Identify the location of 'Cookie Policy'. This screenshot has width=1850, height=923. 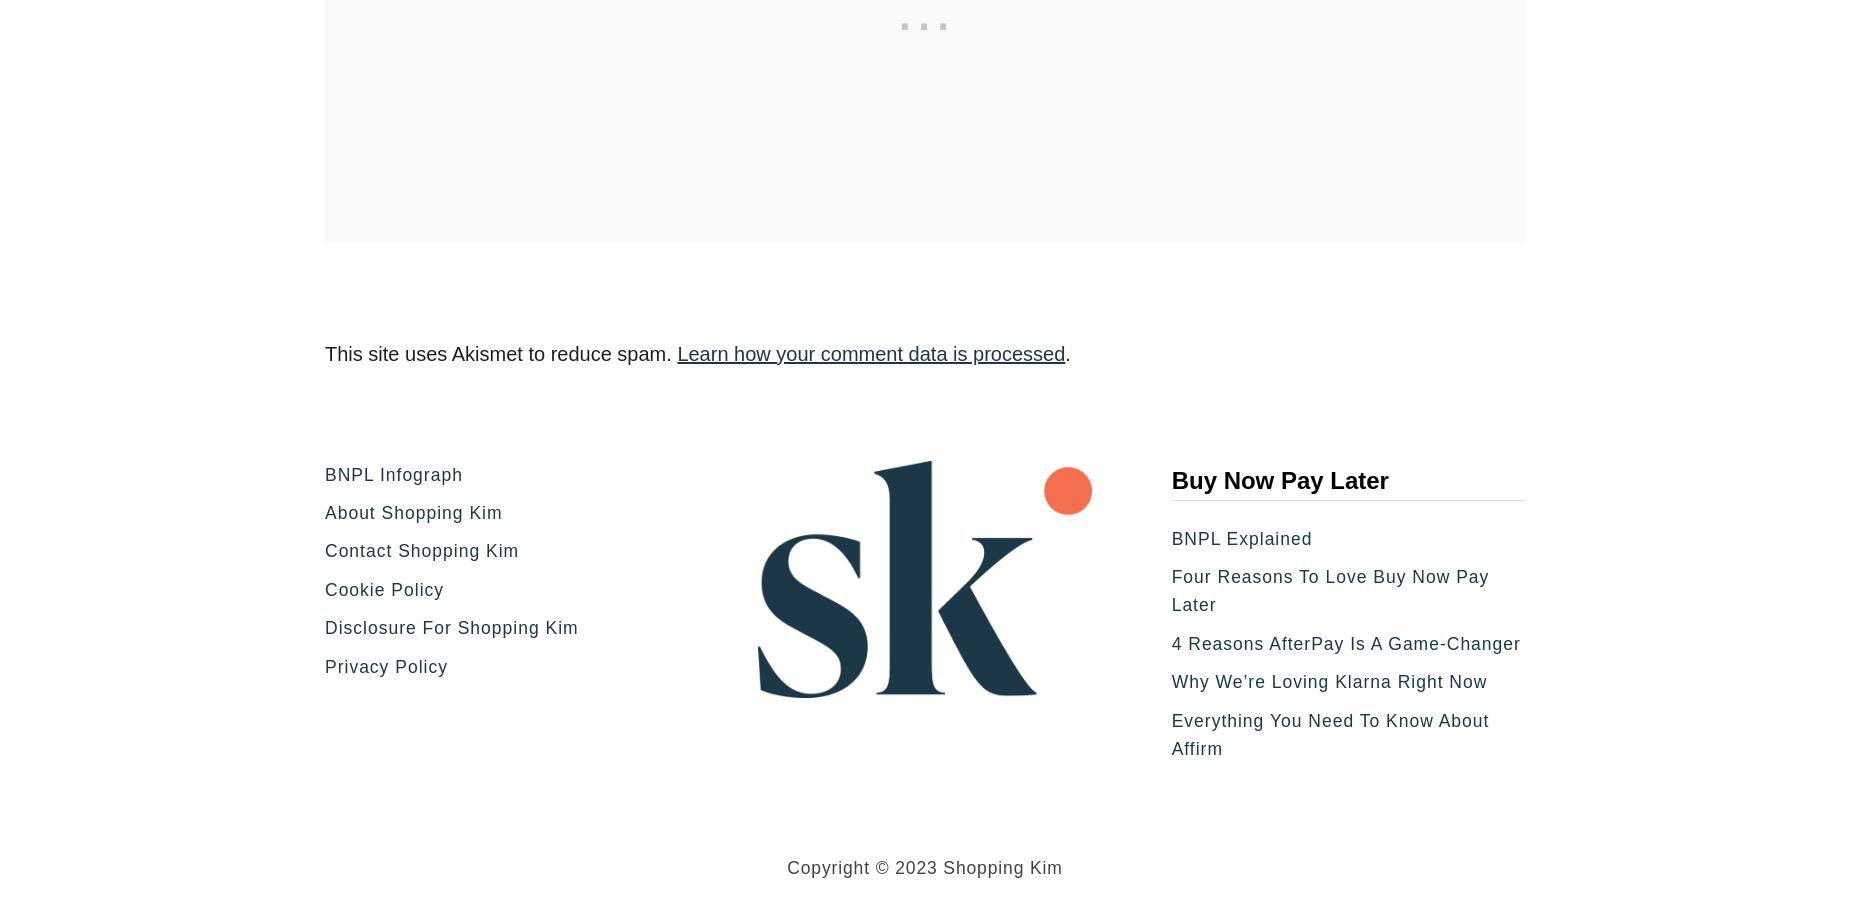
(383, 587).